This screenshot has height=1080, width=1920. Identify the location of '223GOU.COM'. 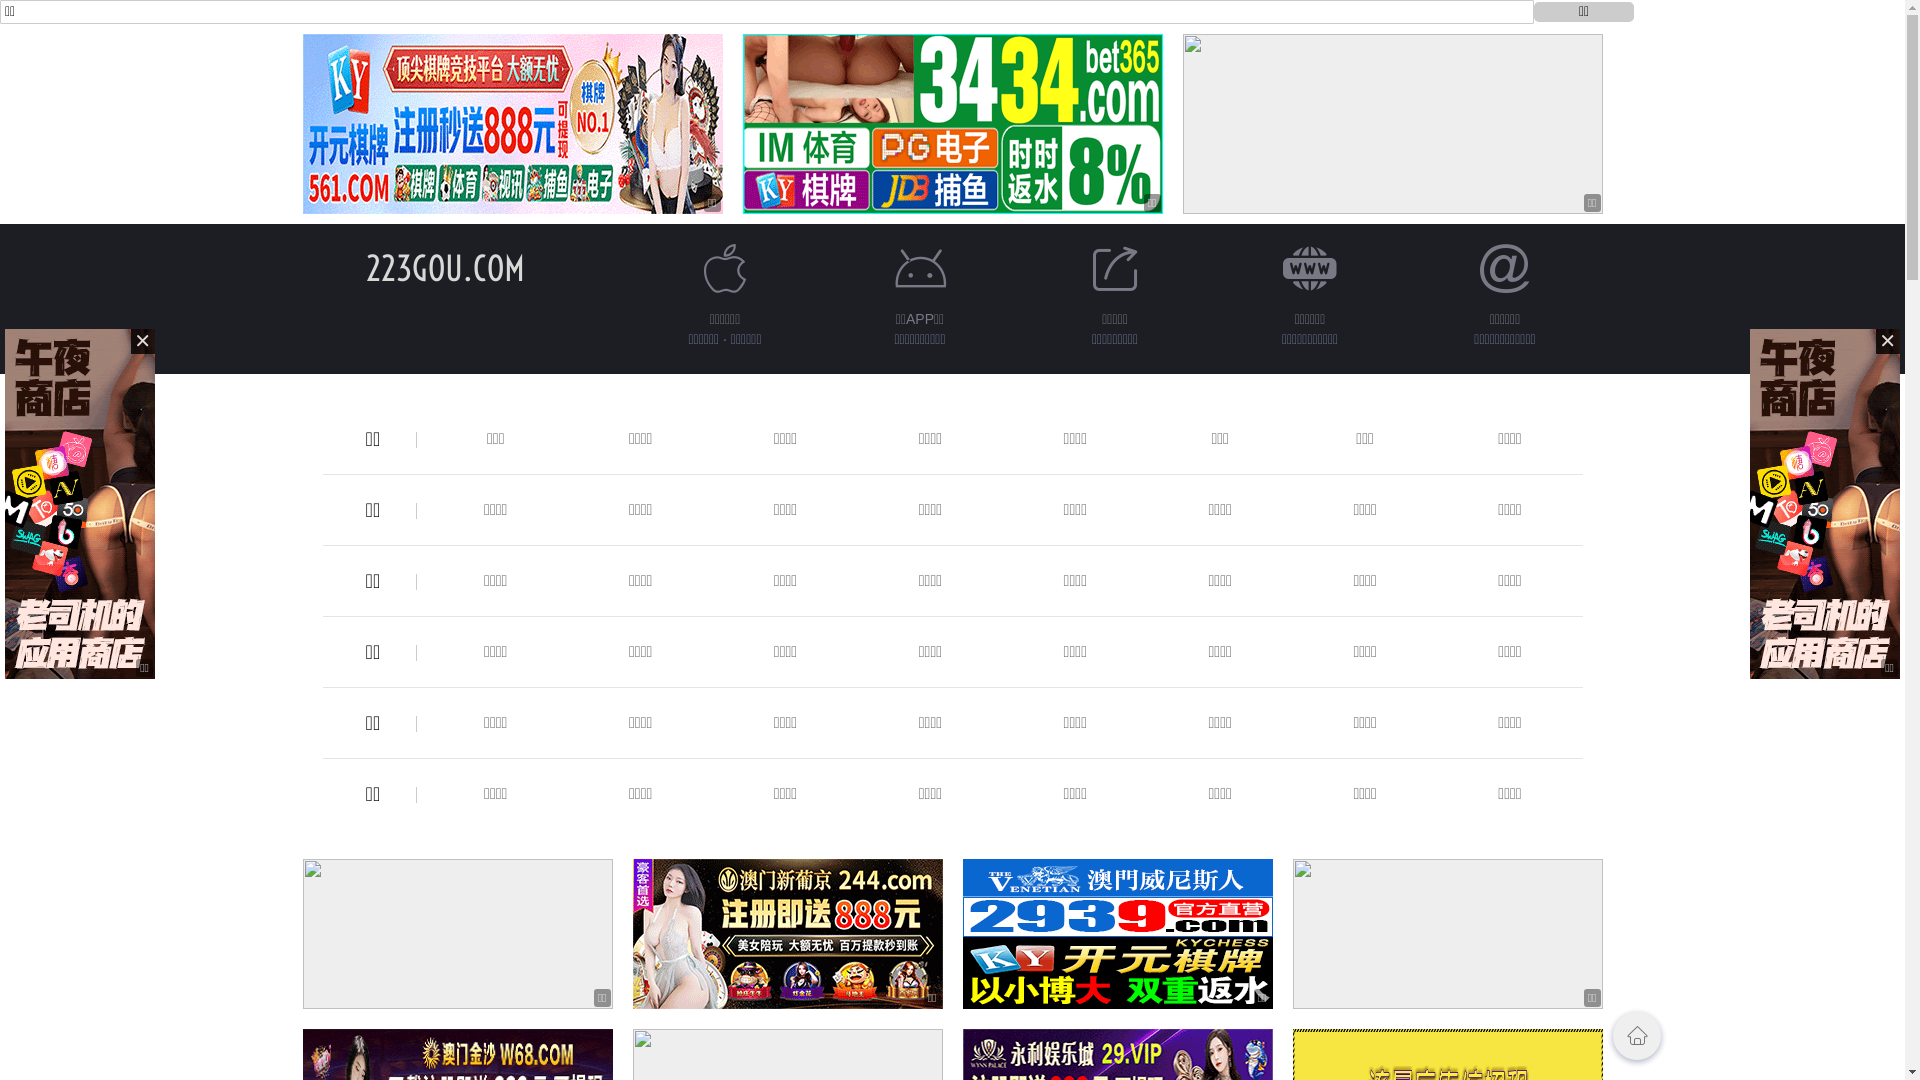
(444, 267).